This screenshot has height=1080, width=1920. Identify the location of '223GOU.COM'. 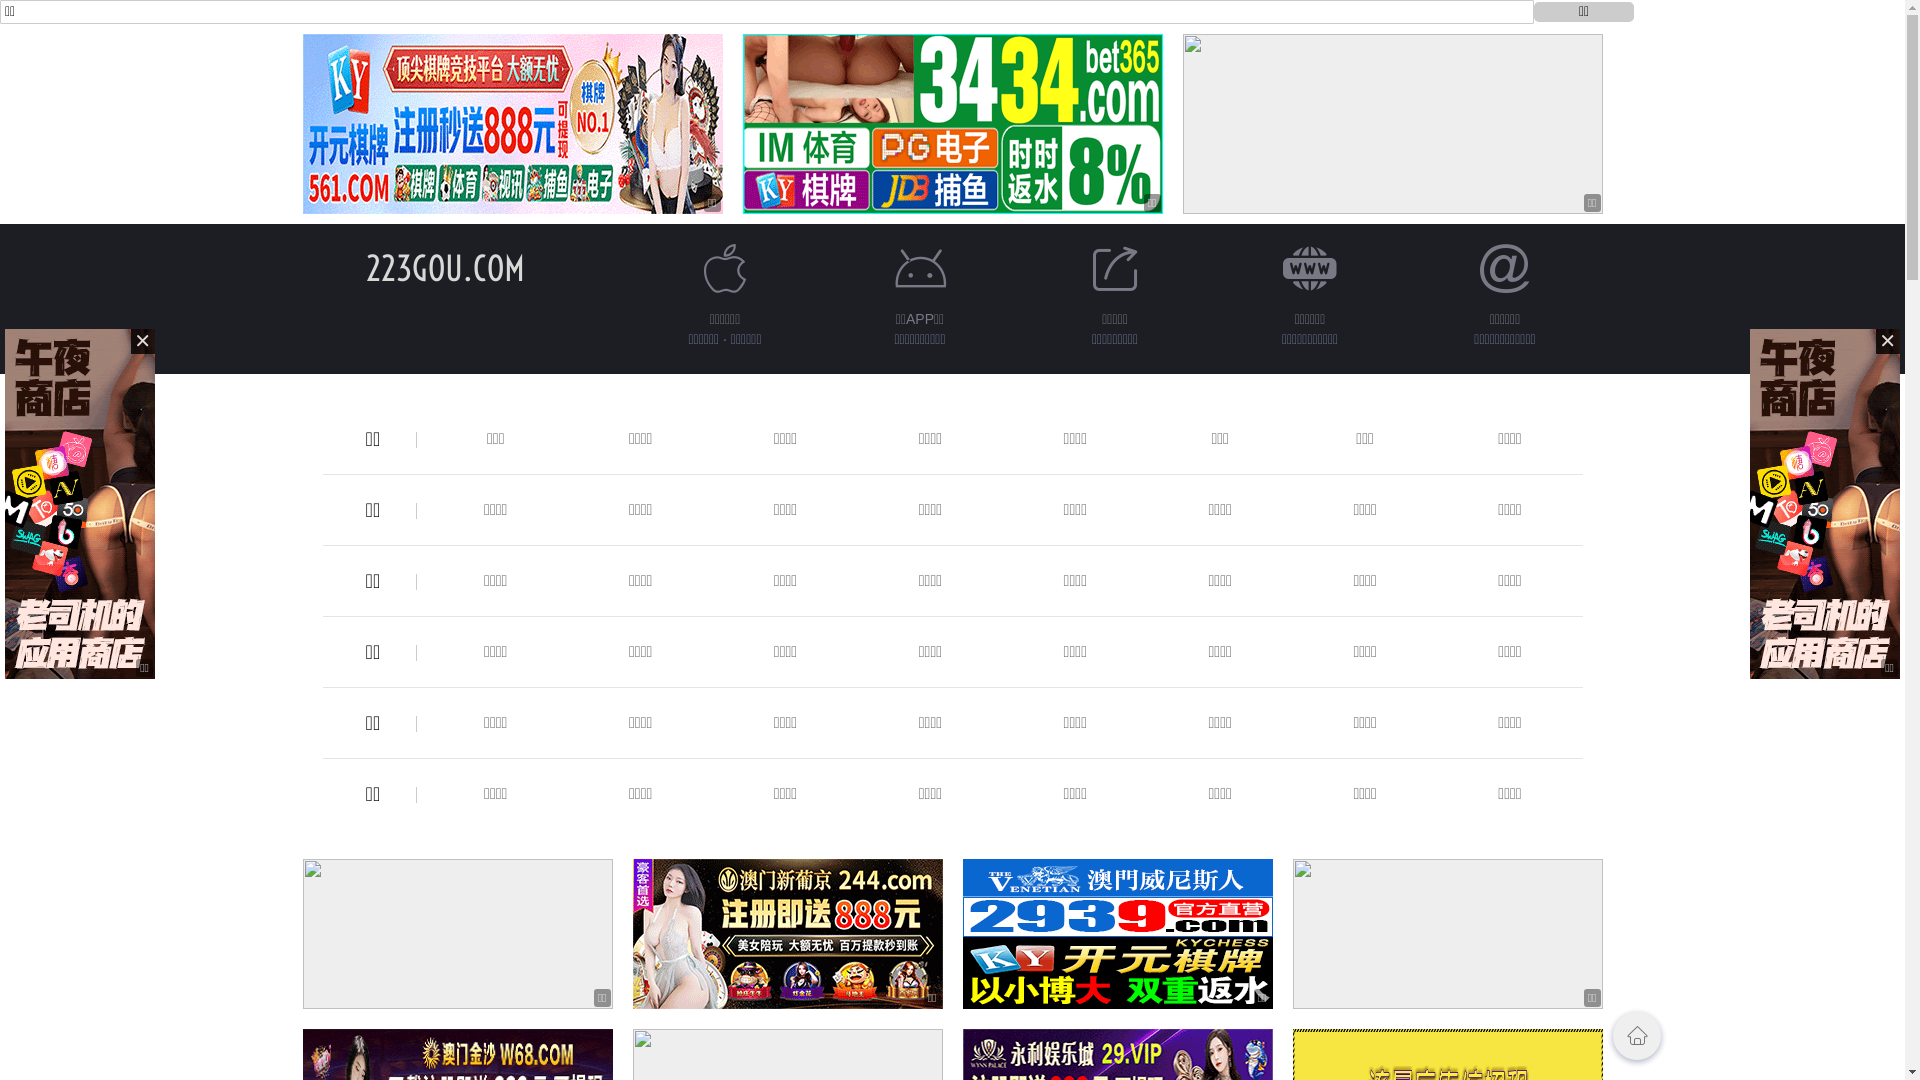
(444, 267).